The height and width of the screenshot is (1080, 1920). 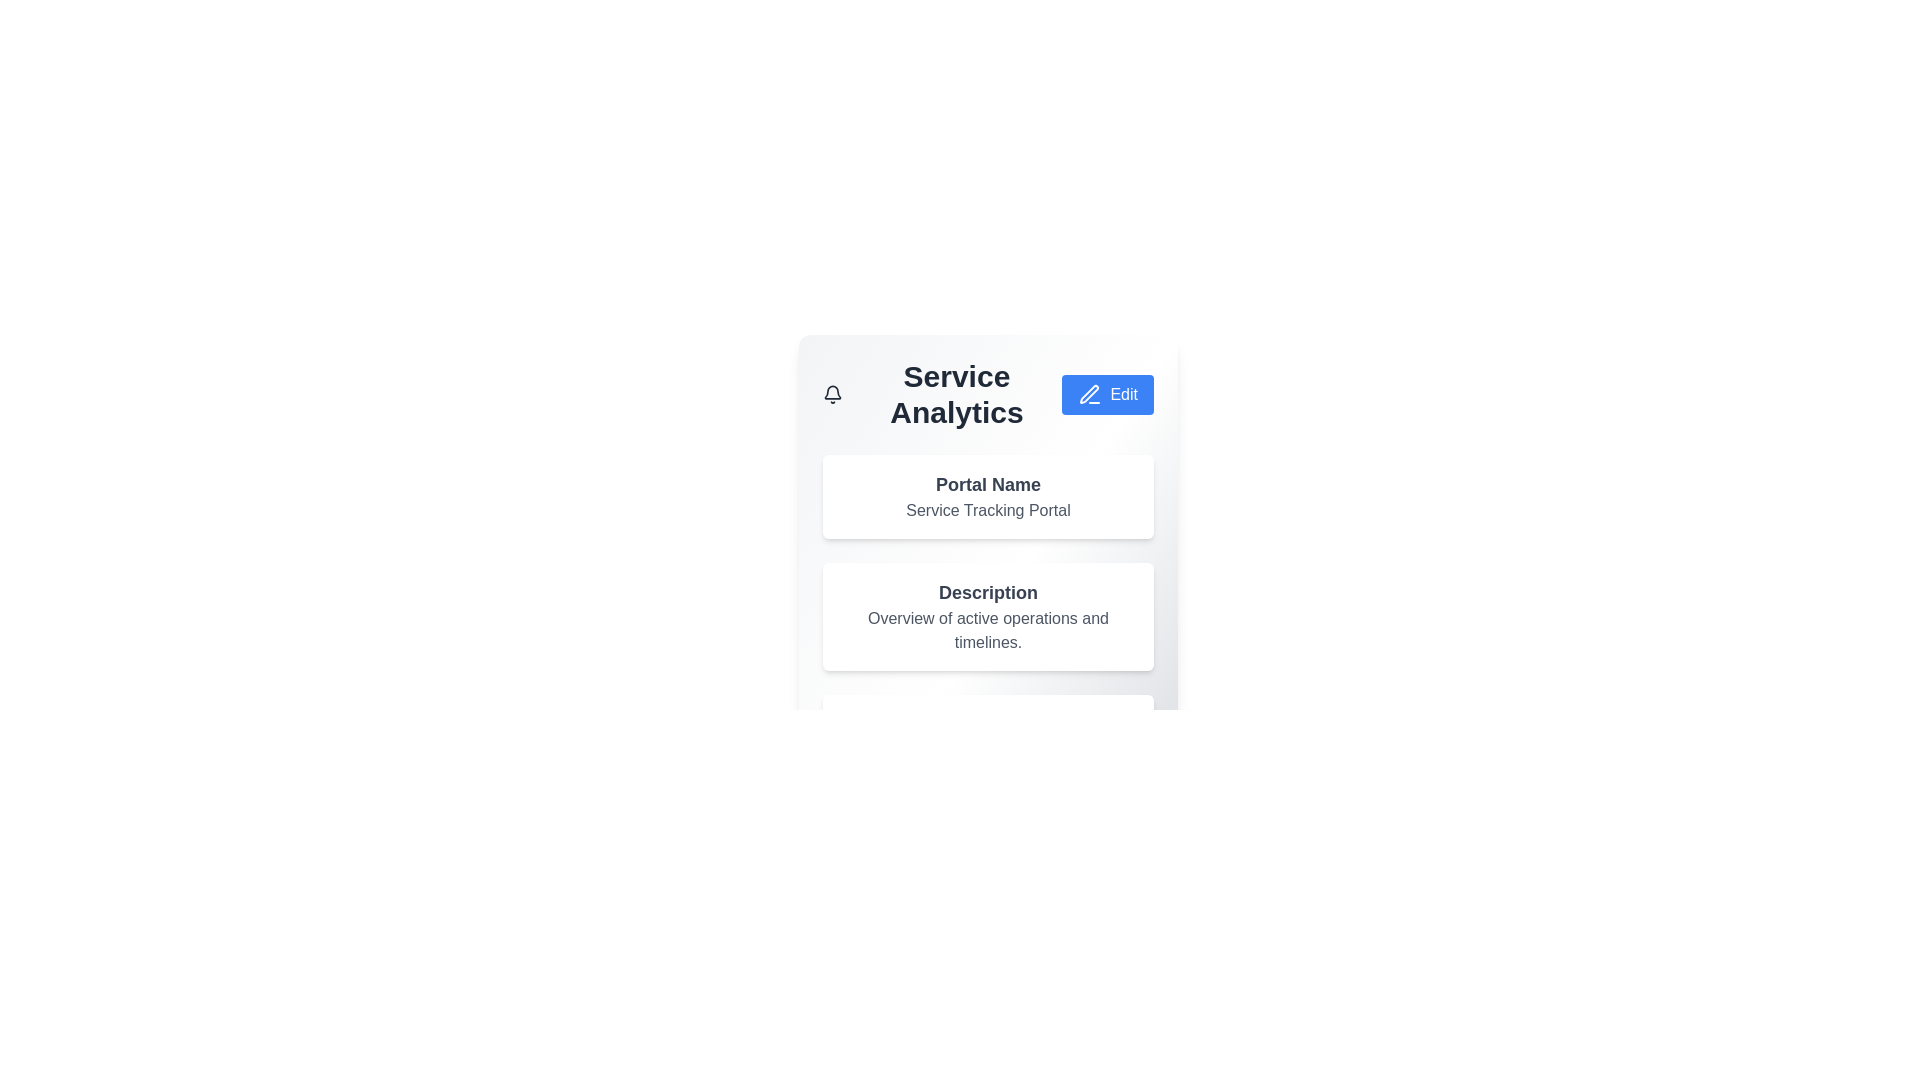 What do you see at coordinates (988, 485) in the screenshot?
I see `the 'Portal Name' text label, which is a bold, dark gray label with a larger font size, positioned at the top-center of a rounded box, above the 'Service Tracking Portal' label` at bounding box center [988, 485].